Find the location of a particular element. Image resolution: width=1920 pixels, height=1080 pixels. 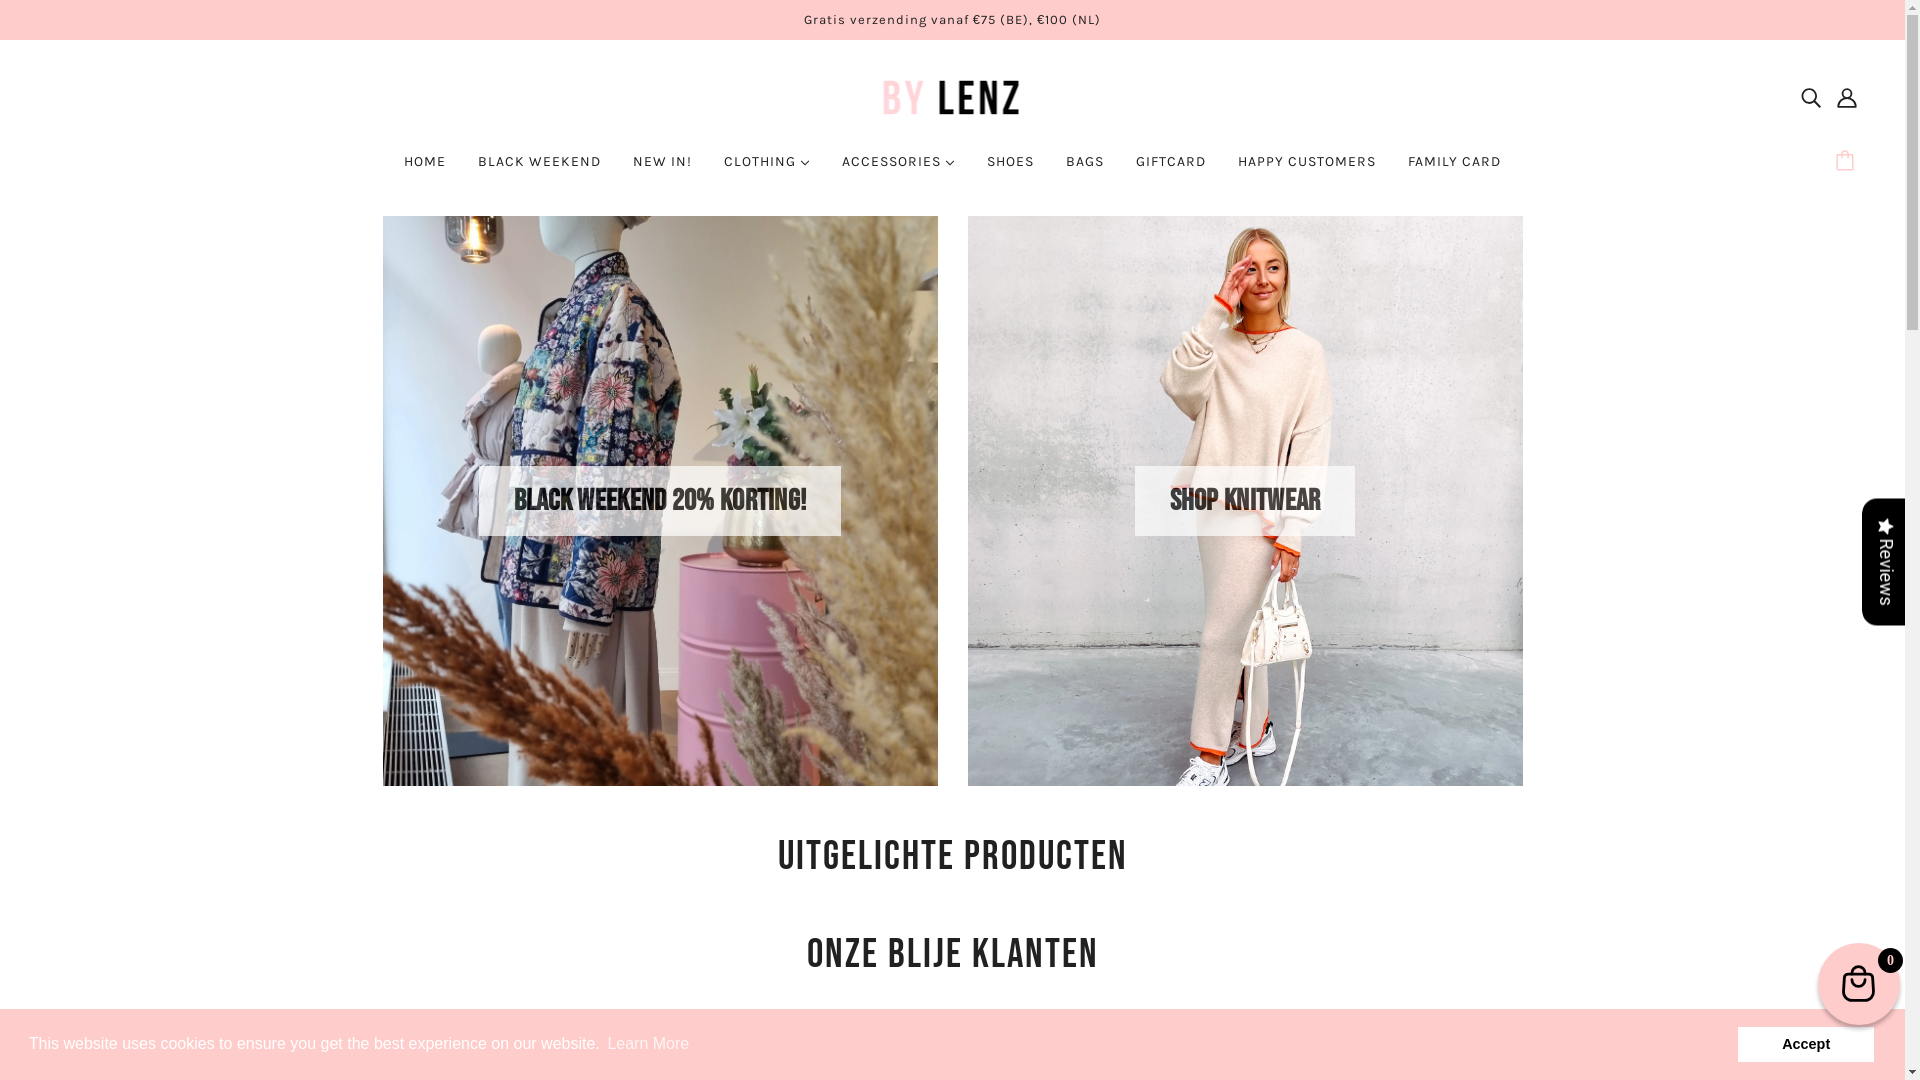

'shop knitwear' is located at coordinates (1244, 500).